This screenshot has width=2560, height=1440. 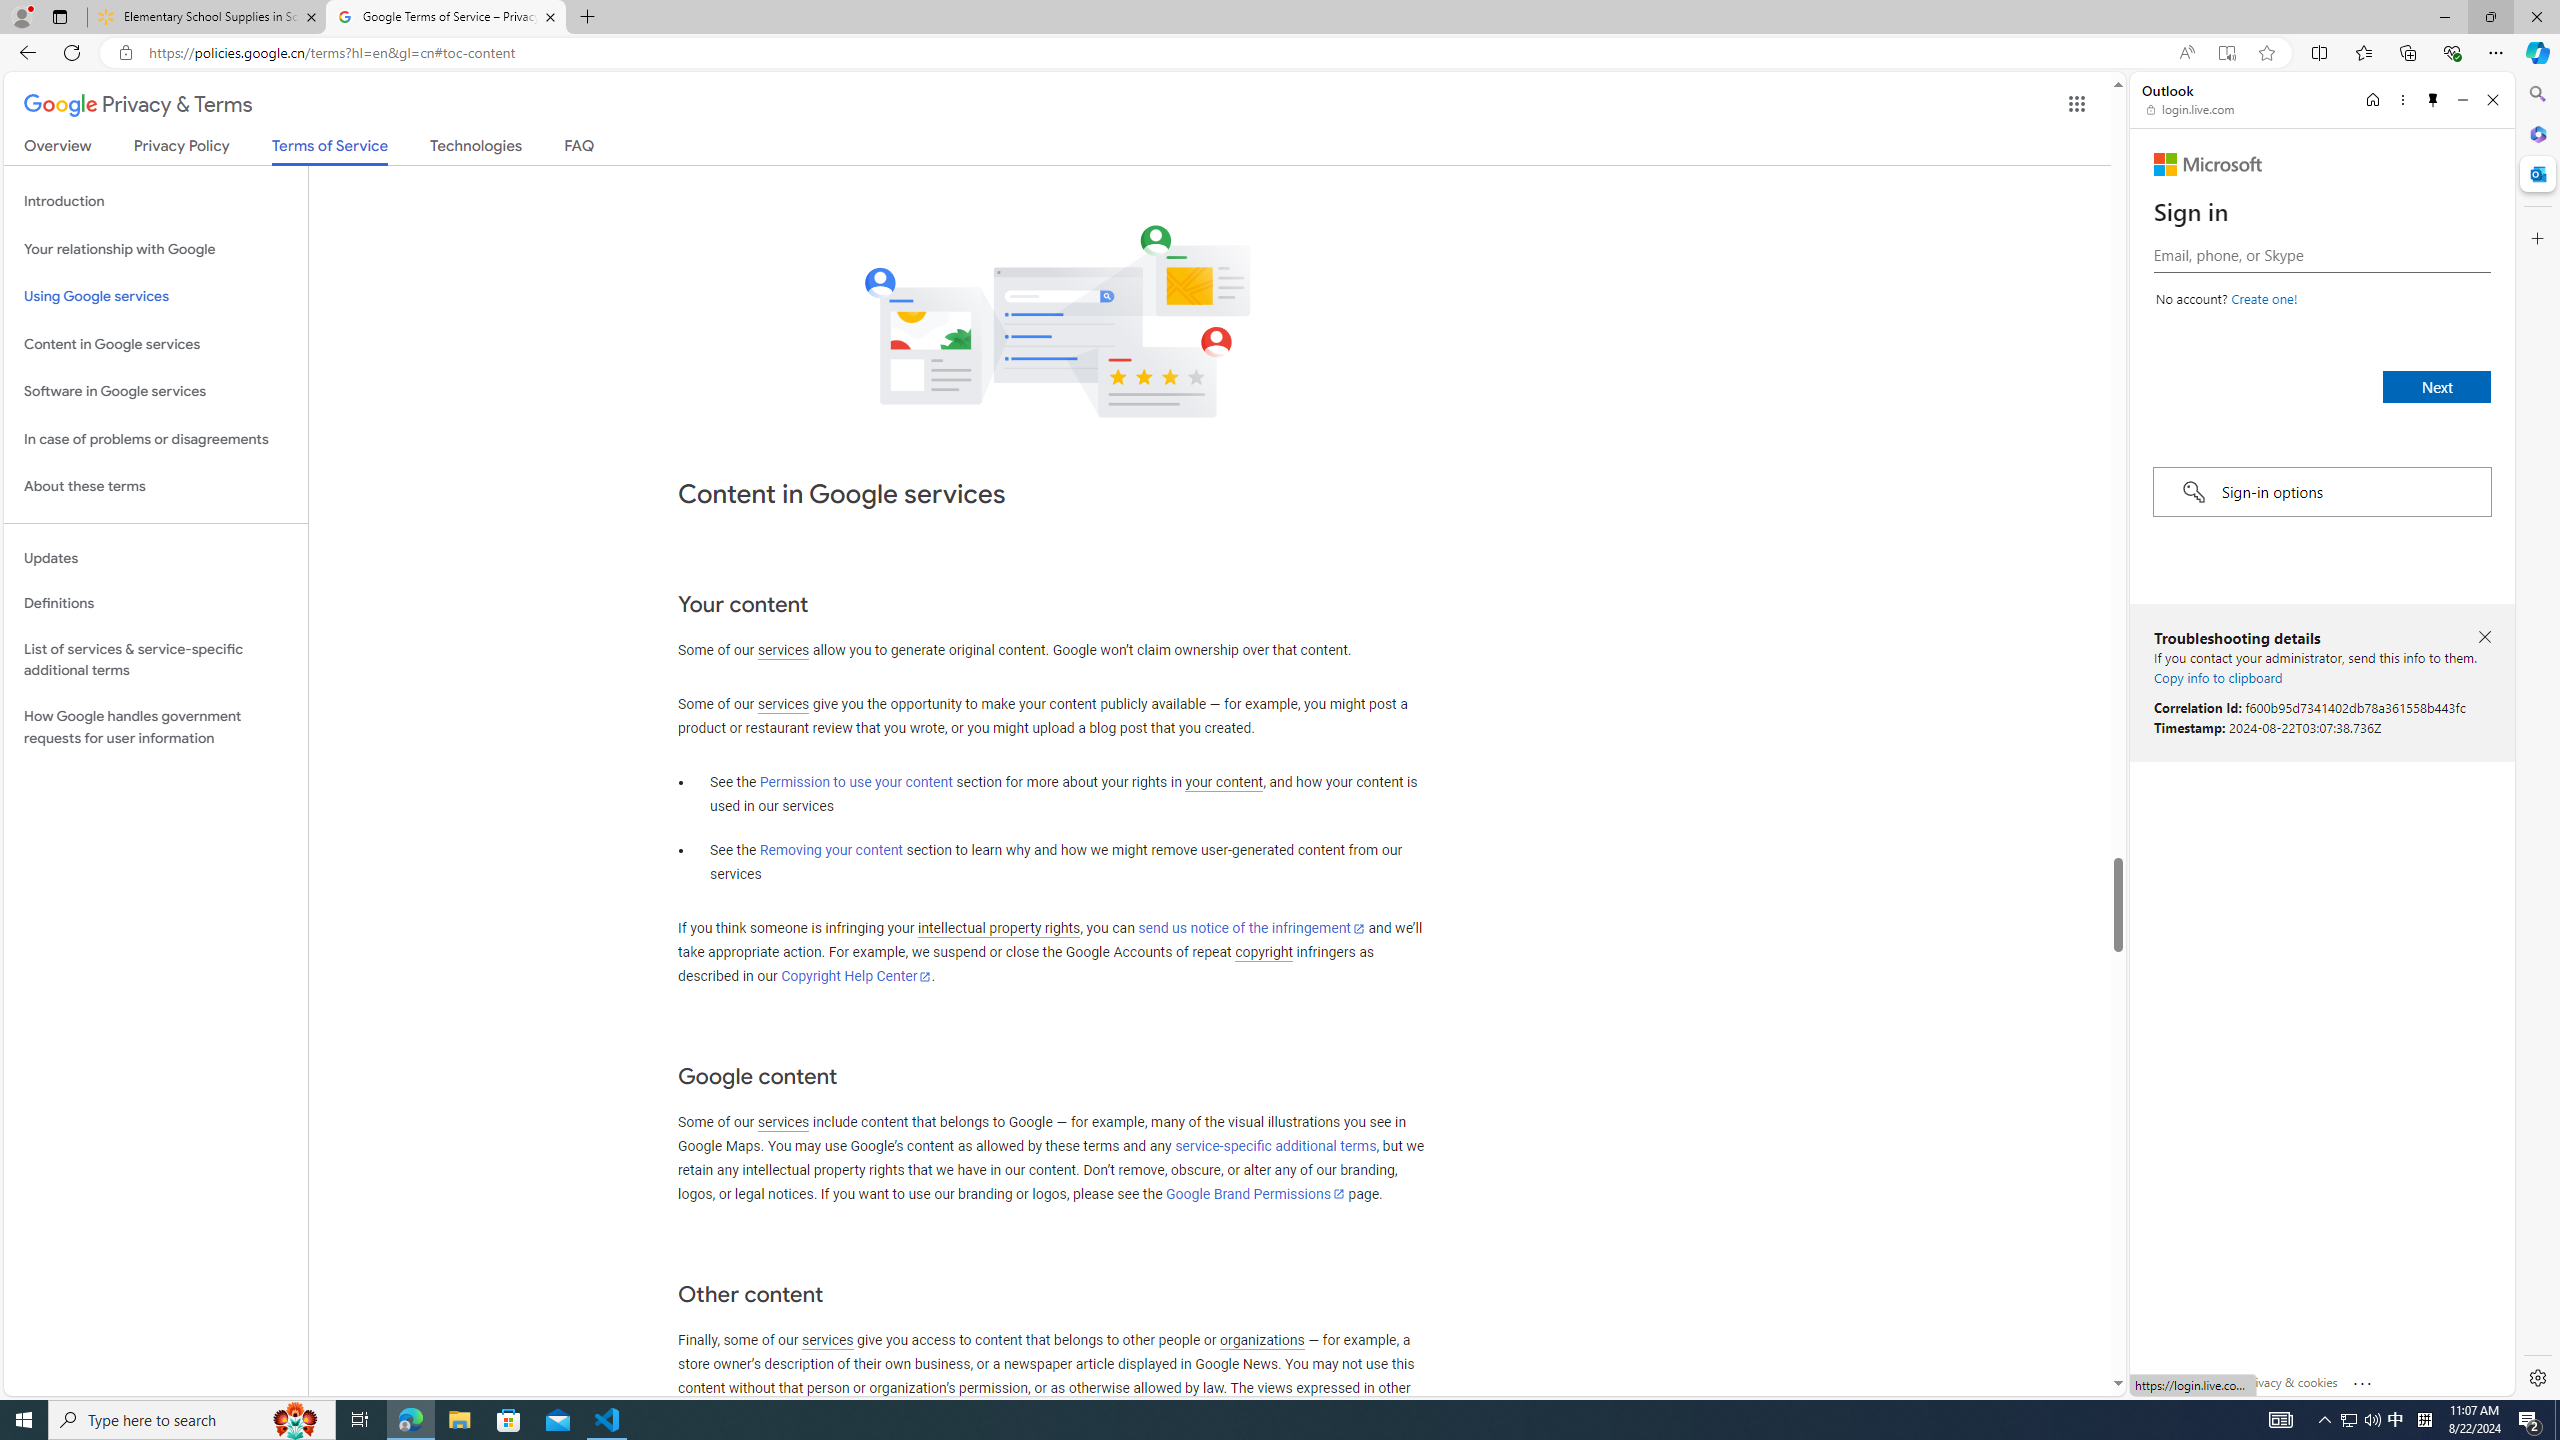 I want to click on 'Enter your email, phone, or Skype.', so click(x=2320, y=254).